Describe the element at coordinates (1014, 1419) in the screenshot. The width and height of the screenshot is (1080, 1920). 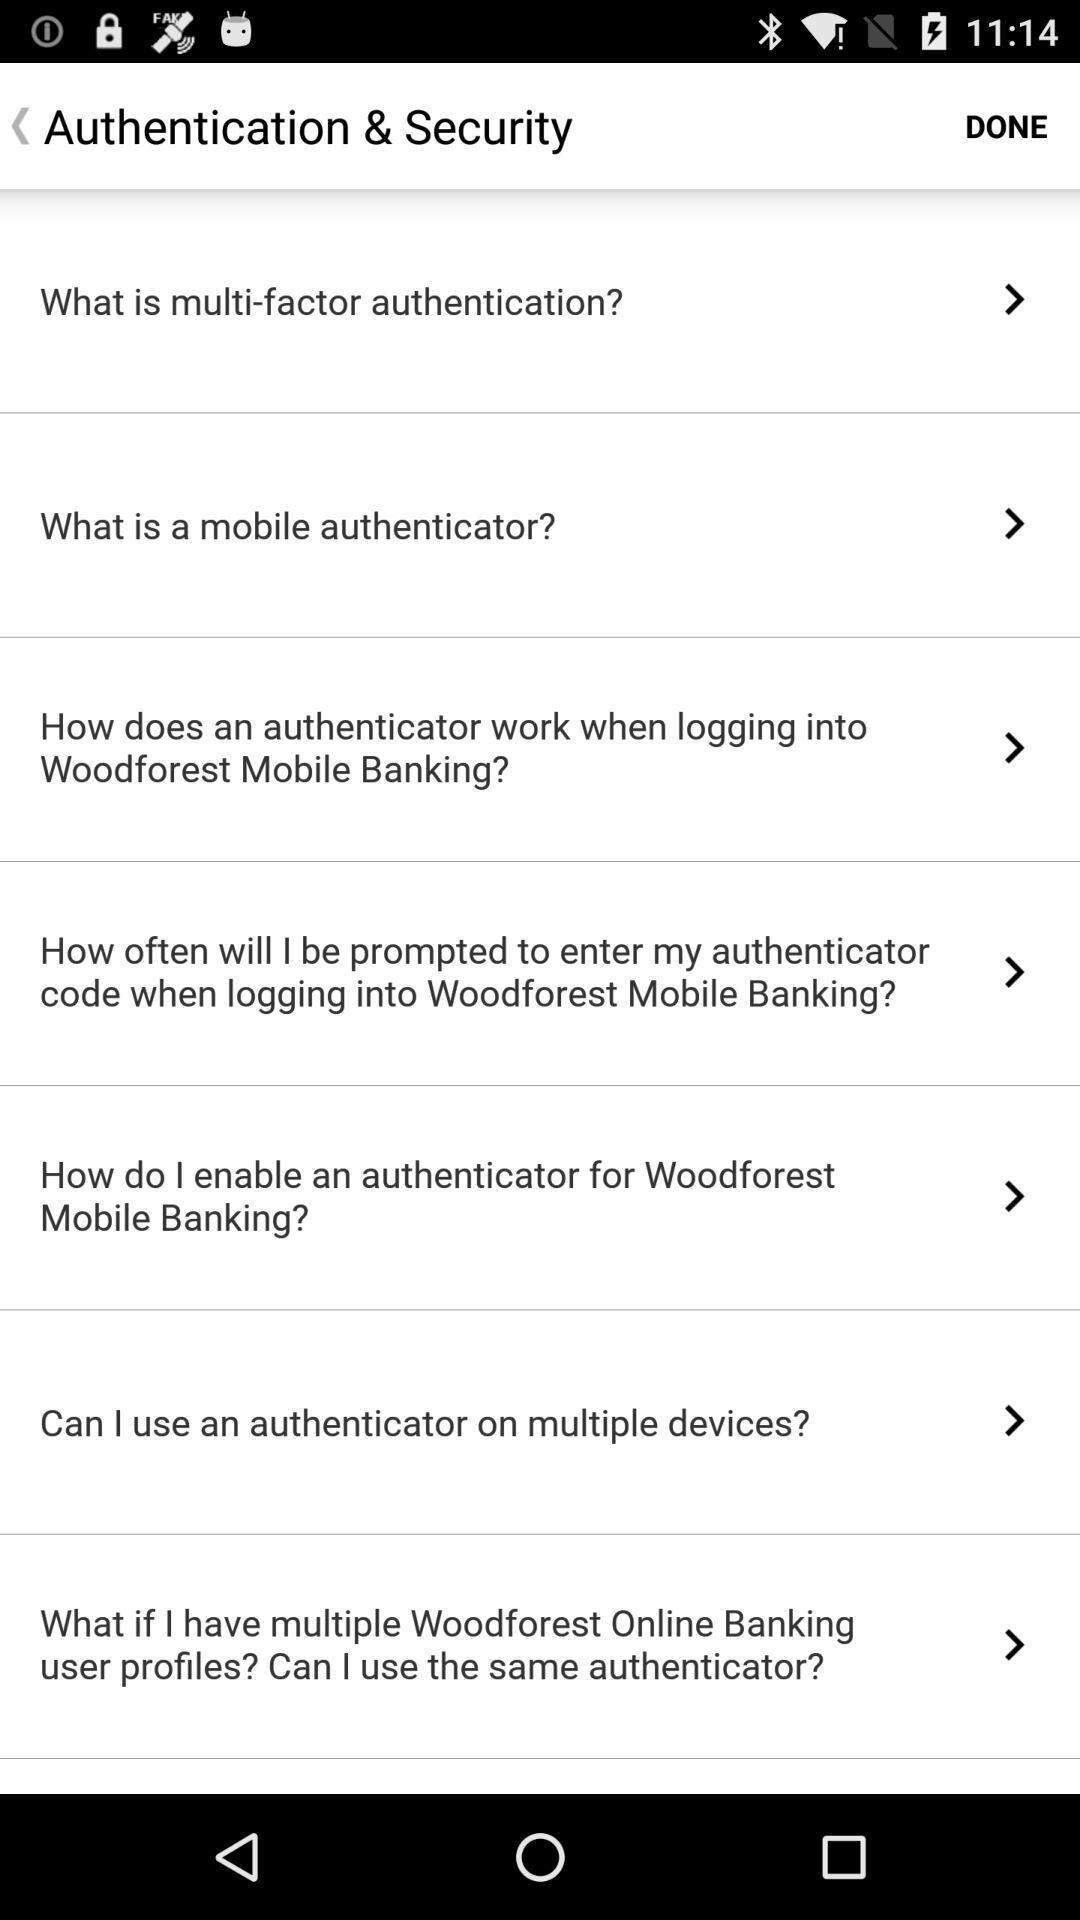
I see `the icon to the right of the can i use` at that location.